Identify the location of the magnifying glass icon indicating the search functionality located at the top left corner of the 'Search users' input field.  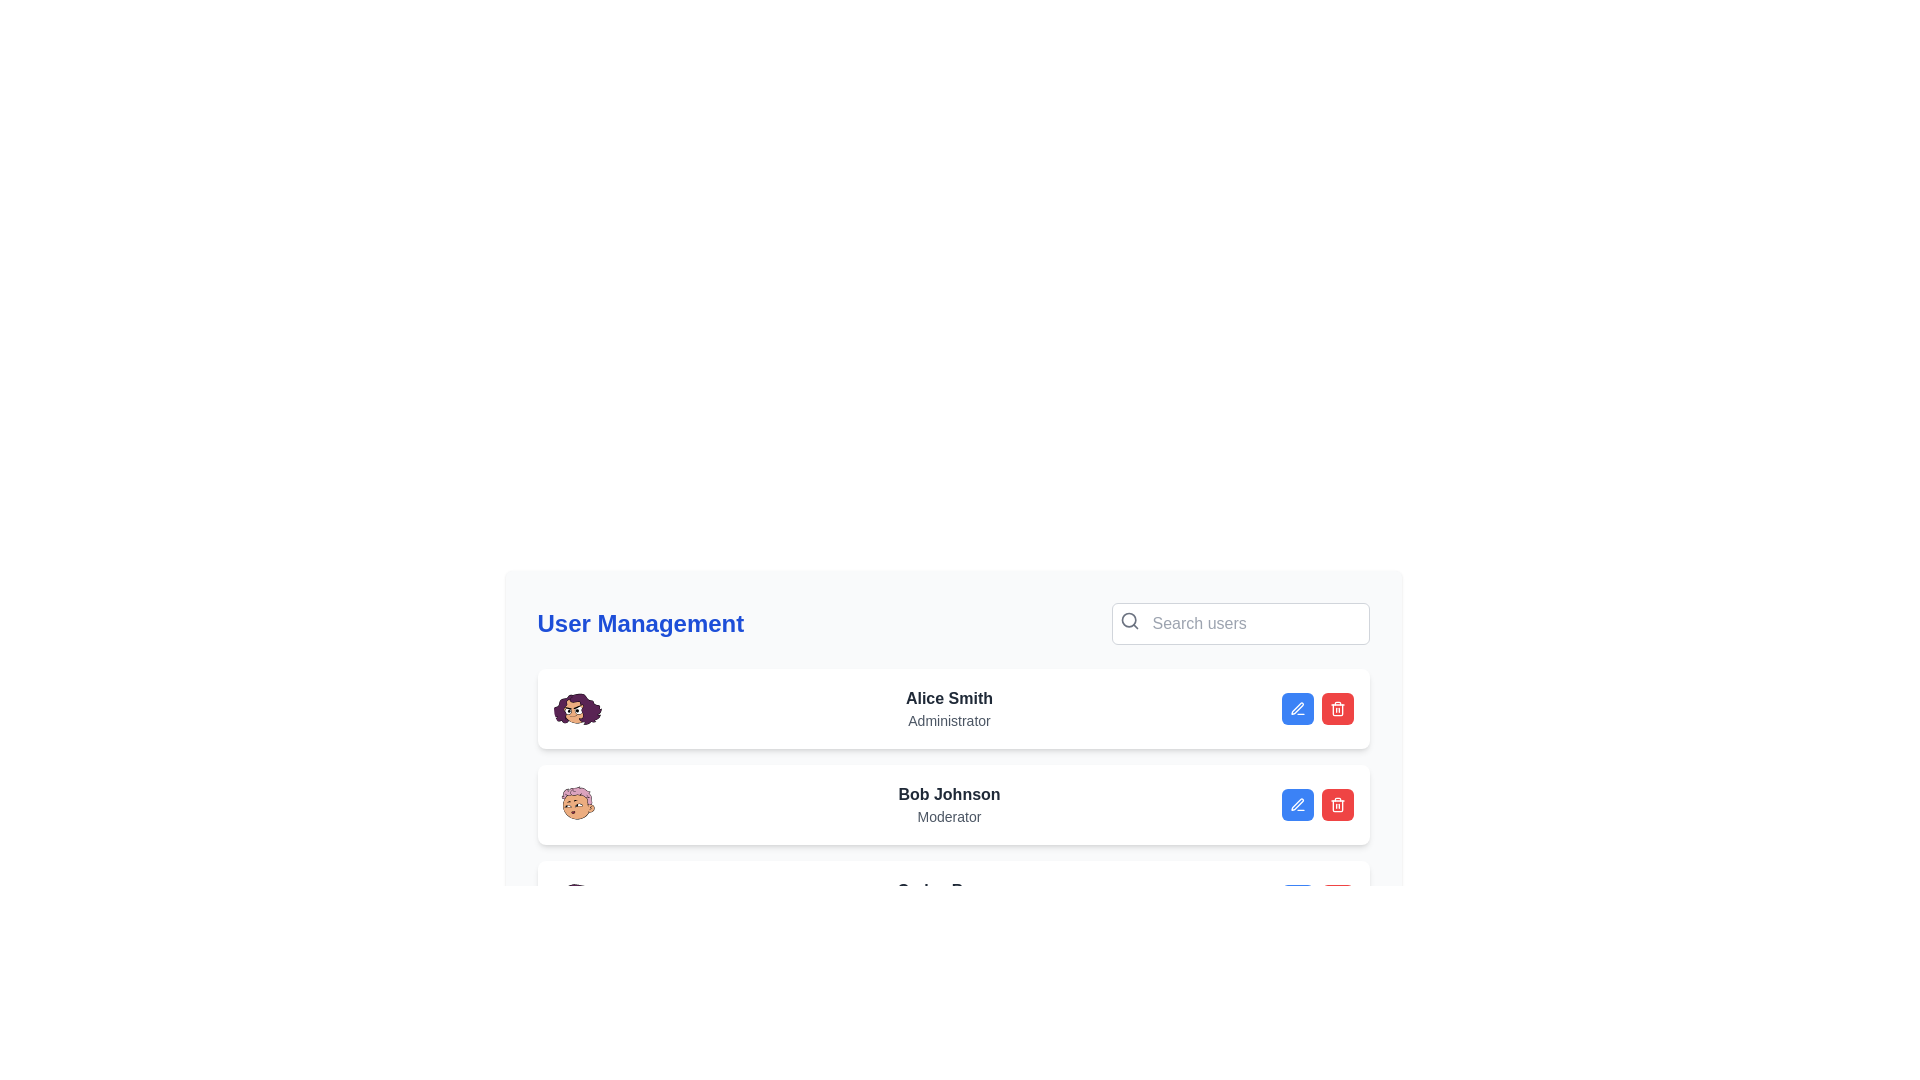
(1129, 620).